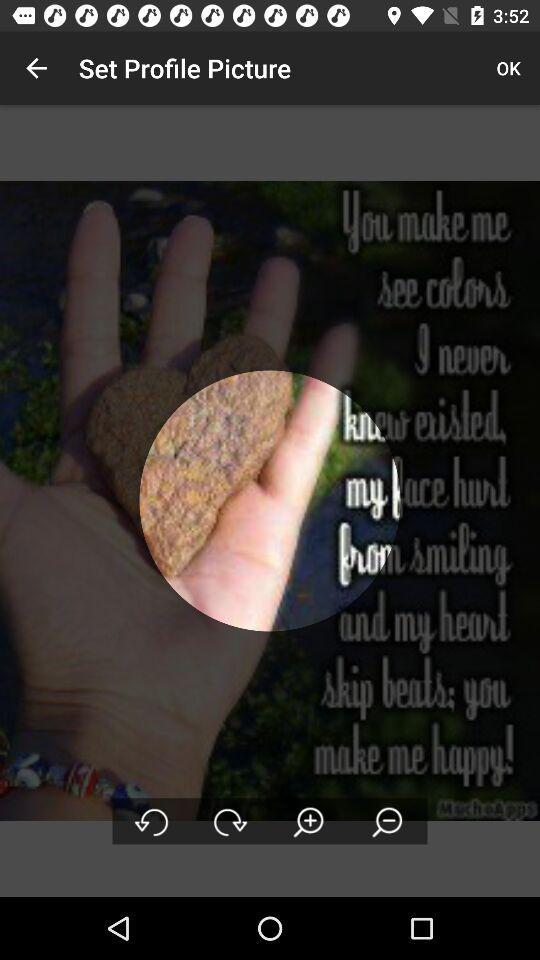 This screenshot has width=540, height=960. Describe the element at coordinates (508, 68) in the screenshot. I see `item next to the set profile picture` at that location.